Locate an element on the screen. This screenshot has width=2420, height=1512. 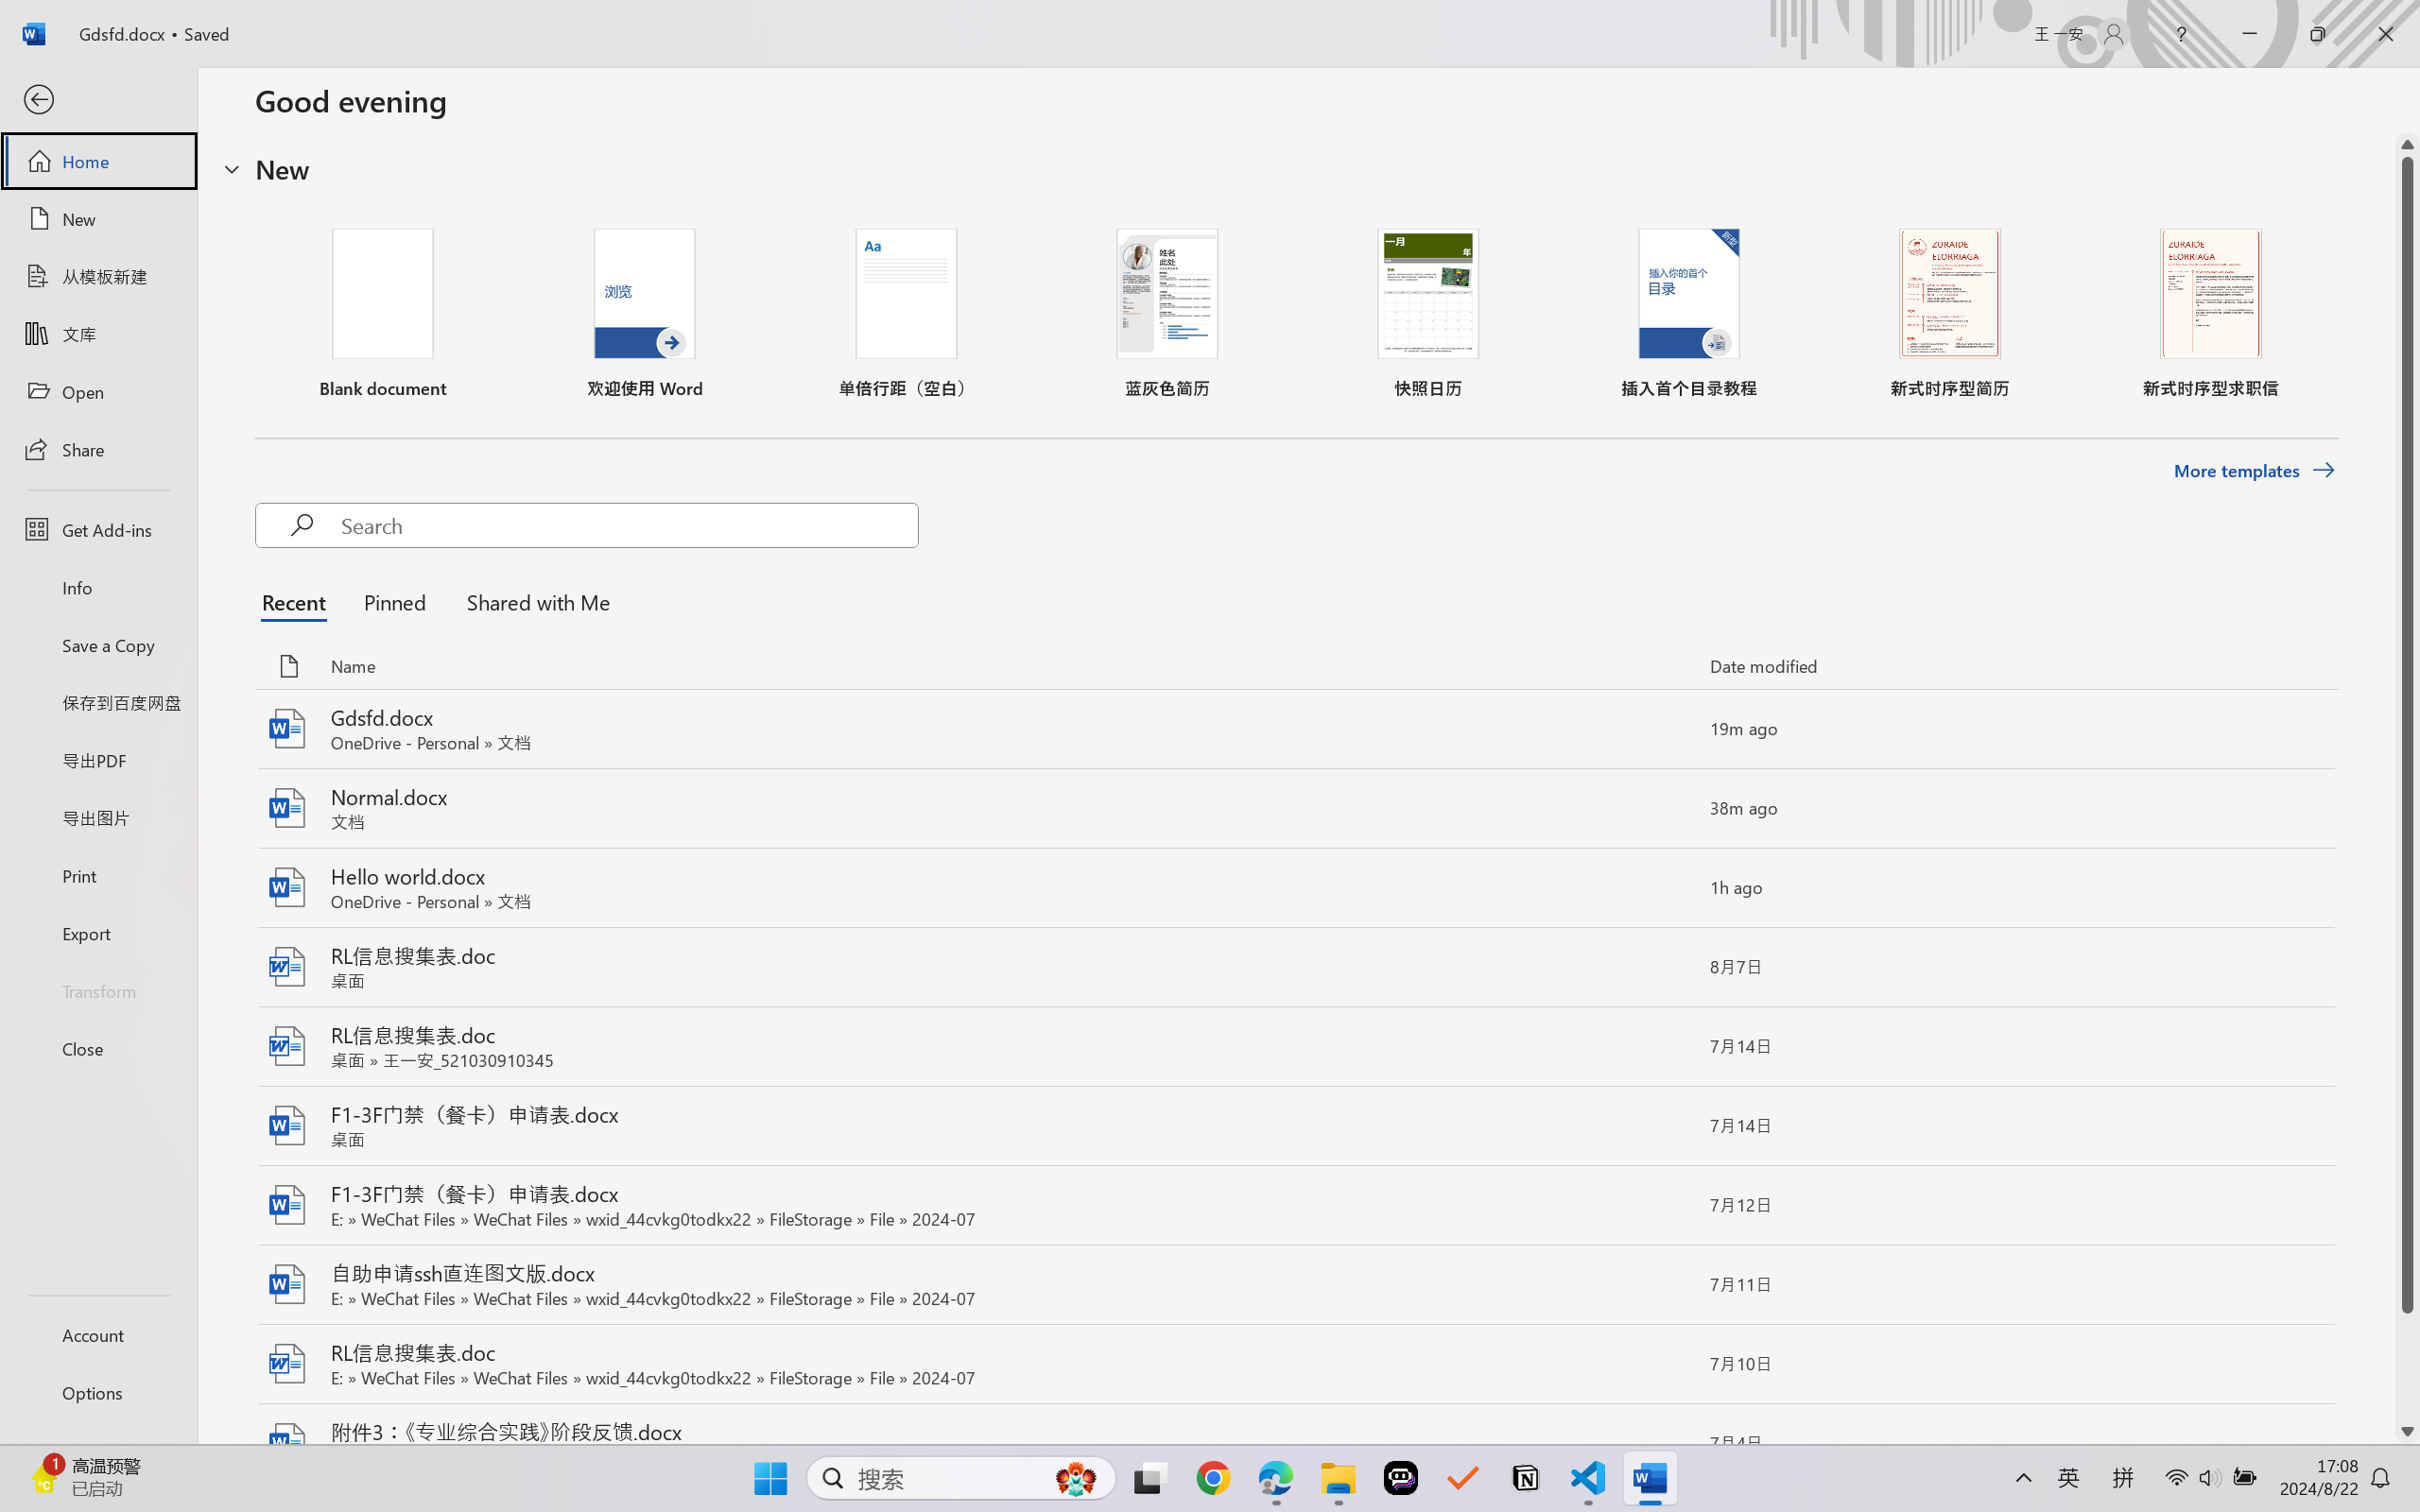
'Shared with Me' is located at coordinates (532, 601).